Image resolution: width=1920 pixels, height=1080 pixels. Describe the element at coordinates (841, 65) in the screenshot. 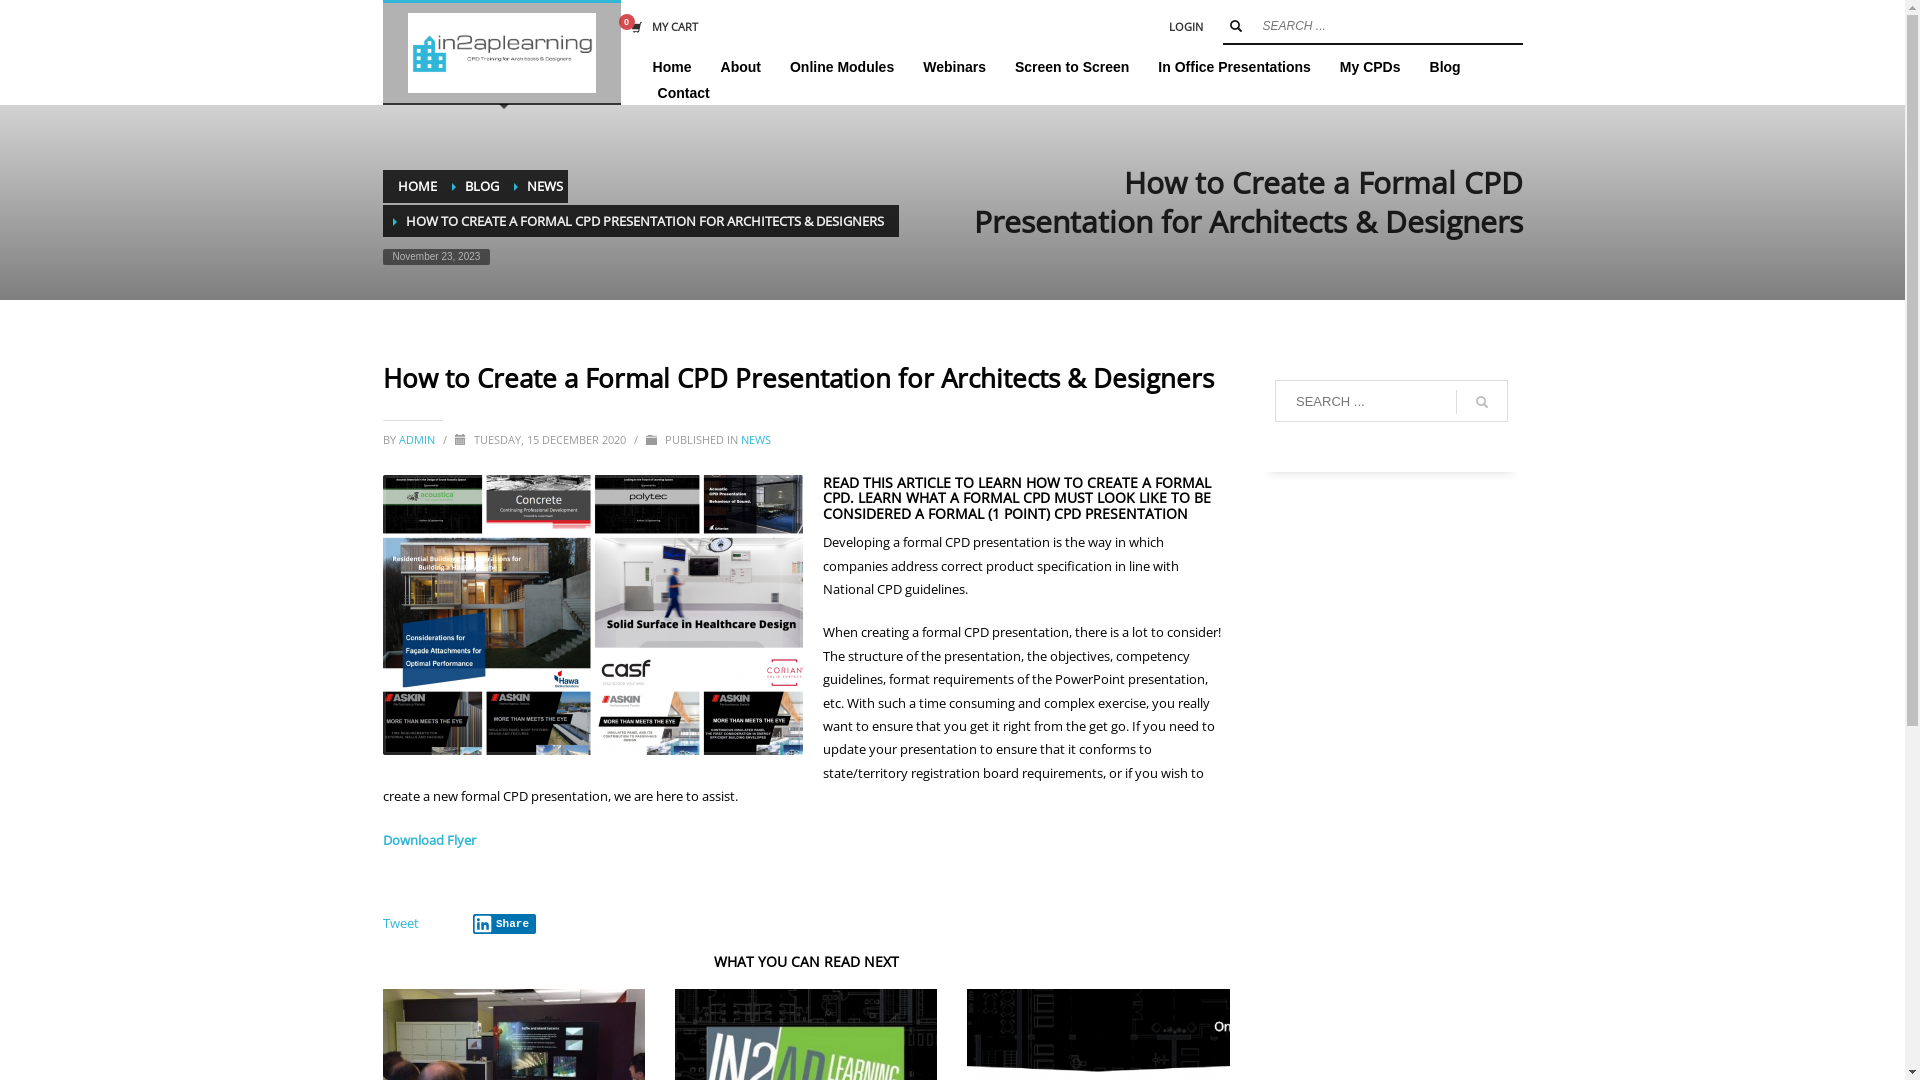

I see `'Online Modules'` at that location.